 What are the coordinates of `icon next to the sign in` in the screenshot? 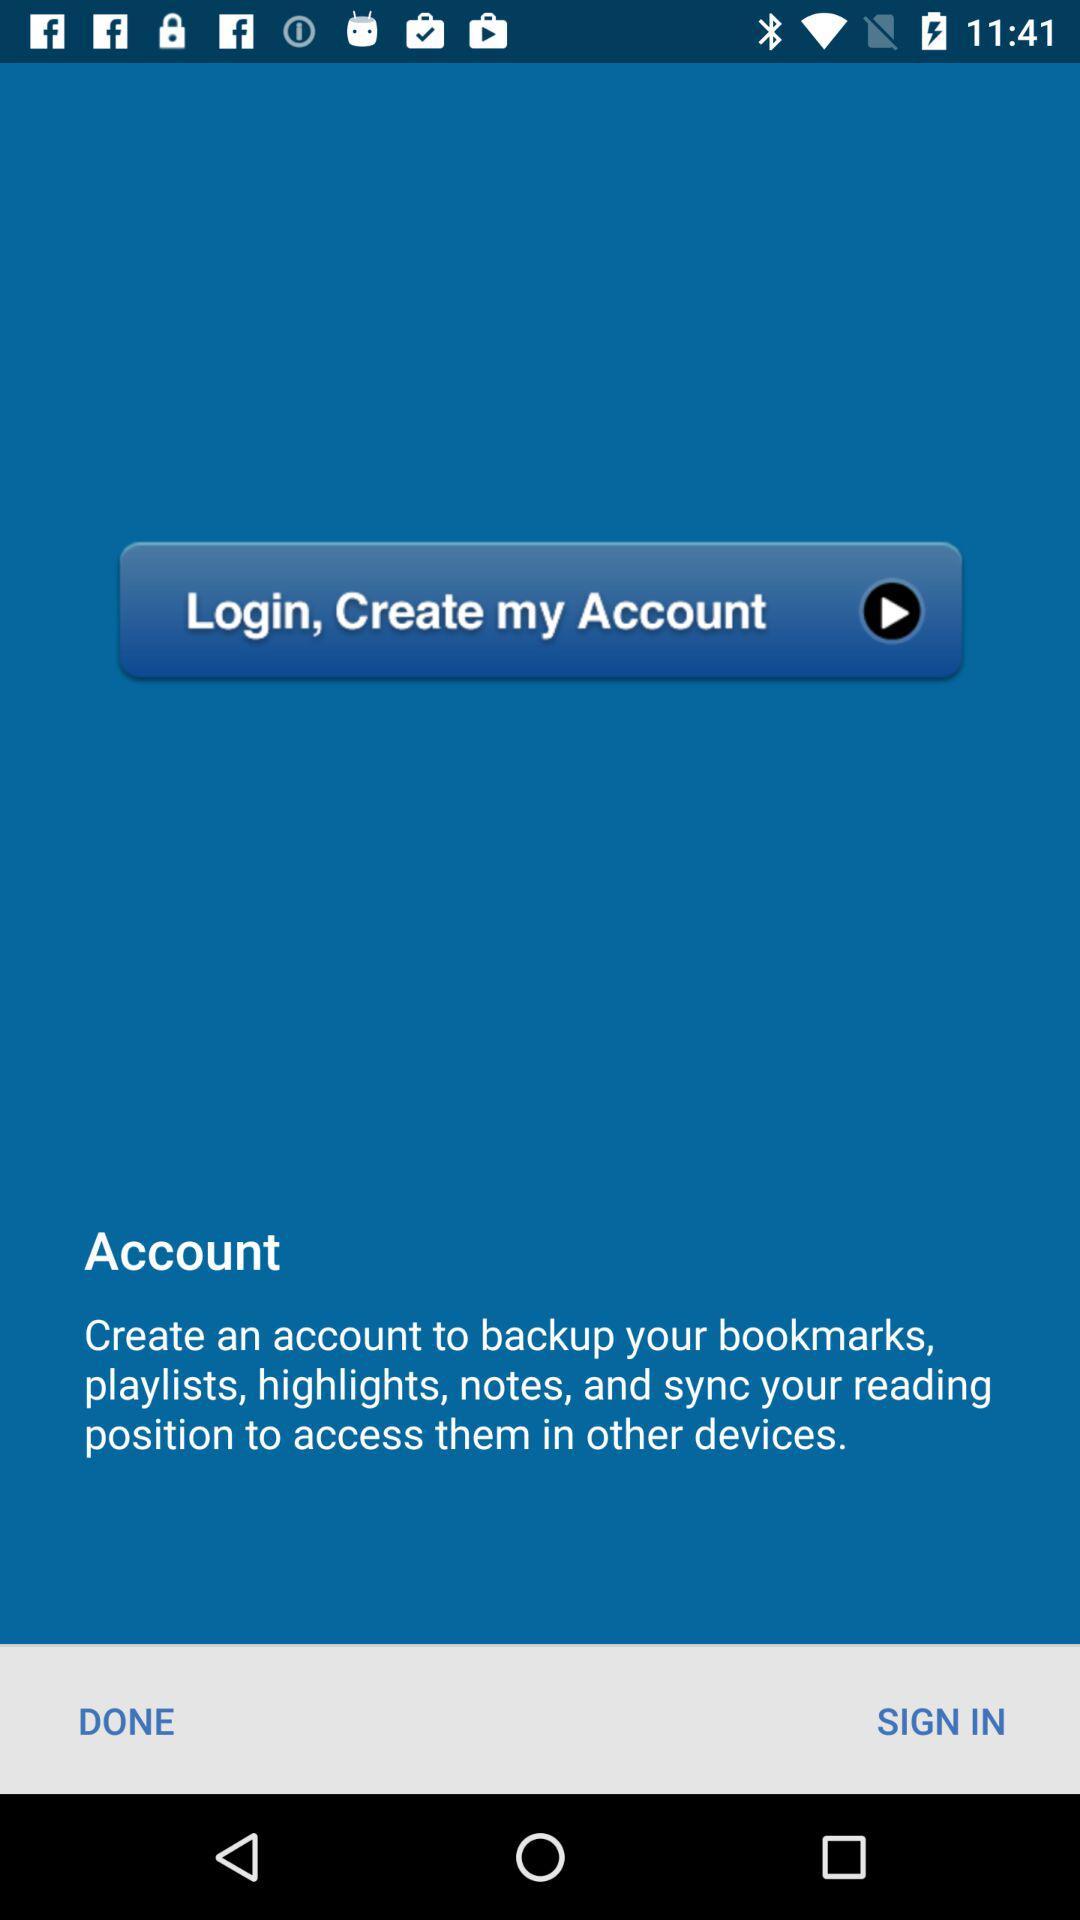 It's located at (126, 1719).